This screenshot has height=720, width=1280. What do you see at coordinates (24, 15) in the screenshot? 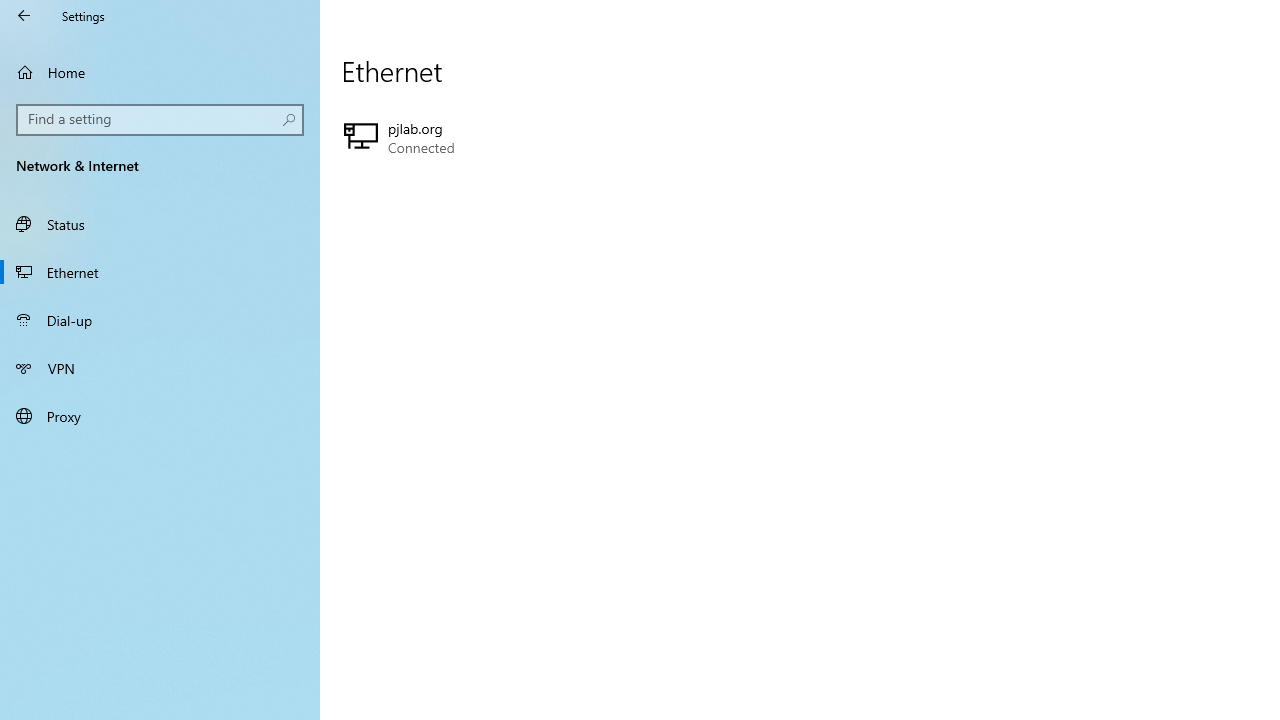
I see `'Back'` at bounding box center [24, 15].